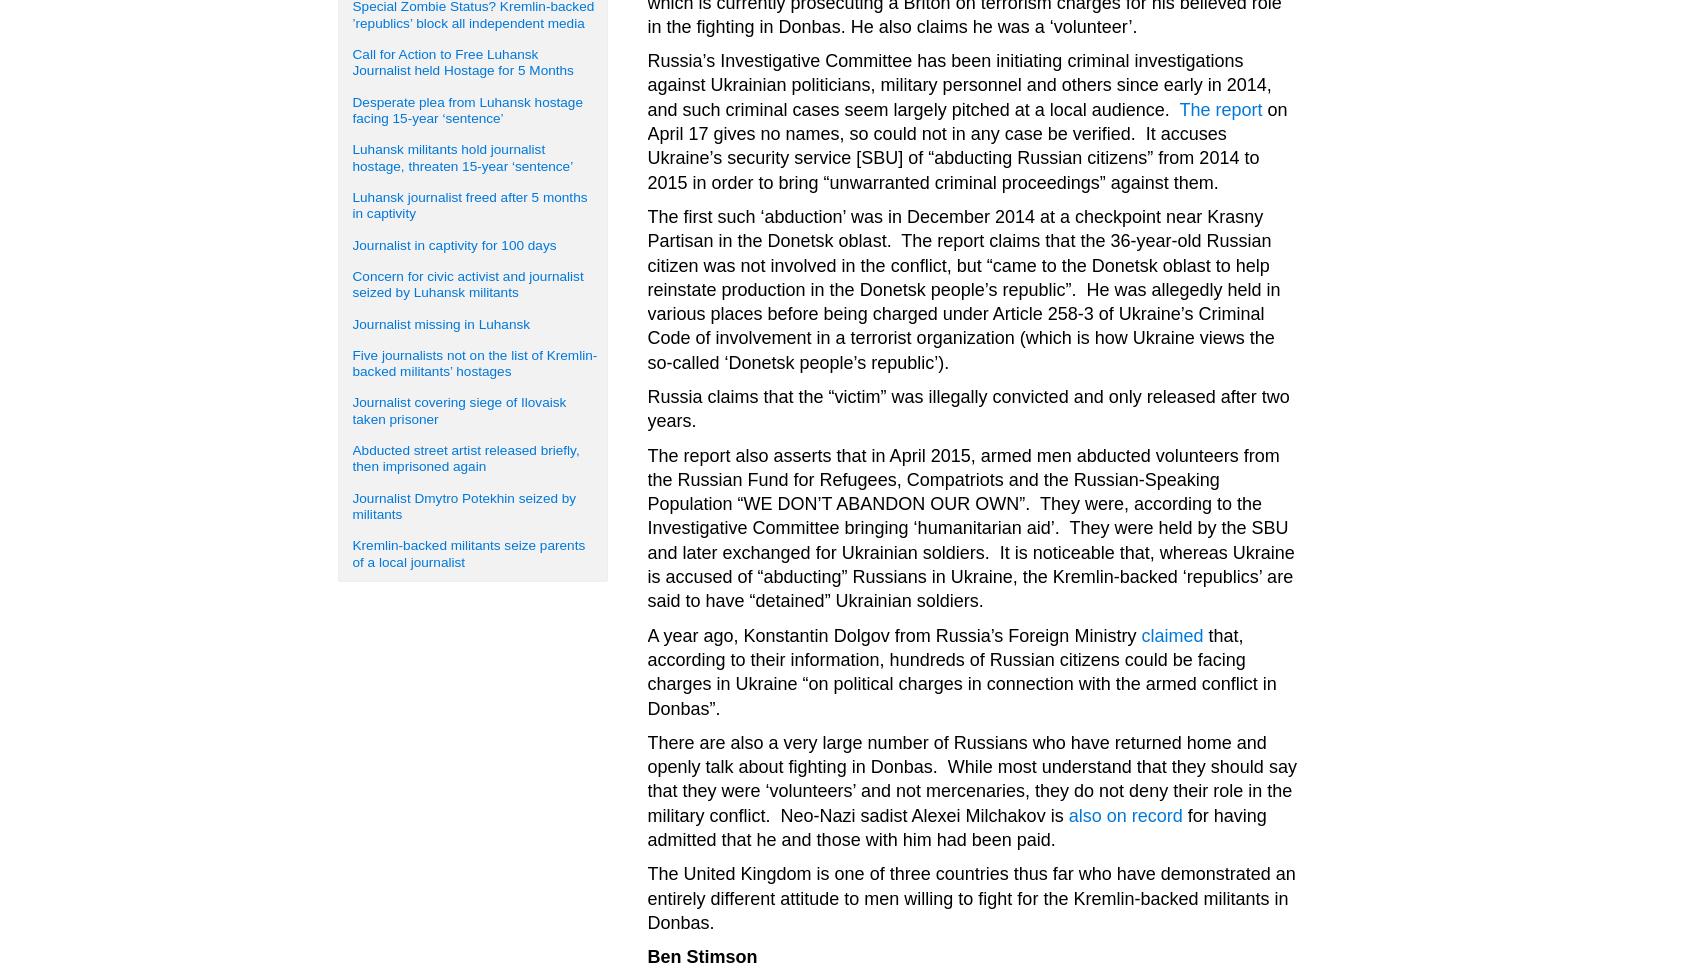 The height and width of the screenshot is (978, 1699). Describe the element at coordinates (1066, 813) in the screenshot. I see `'also on record'` at that location.